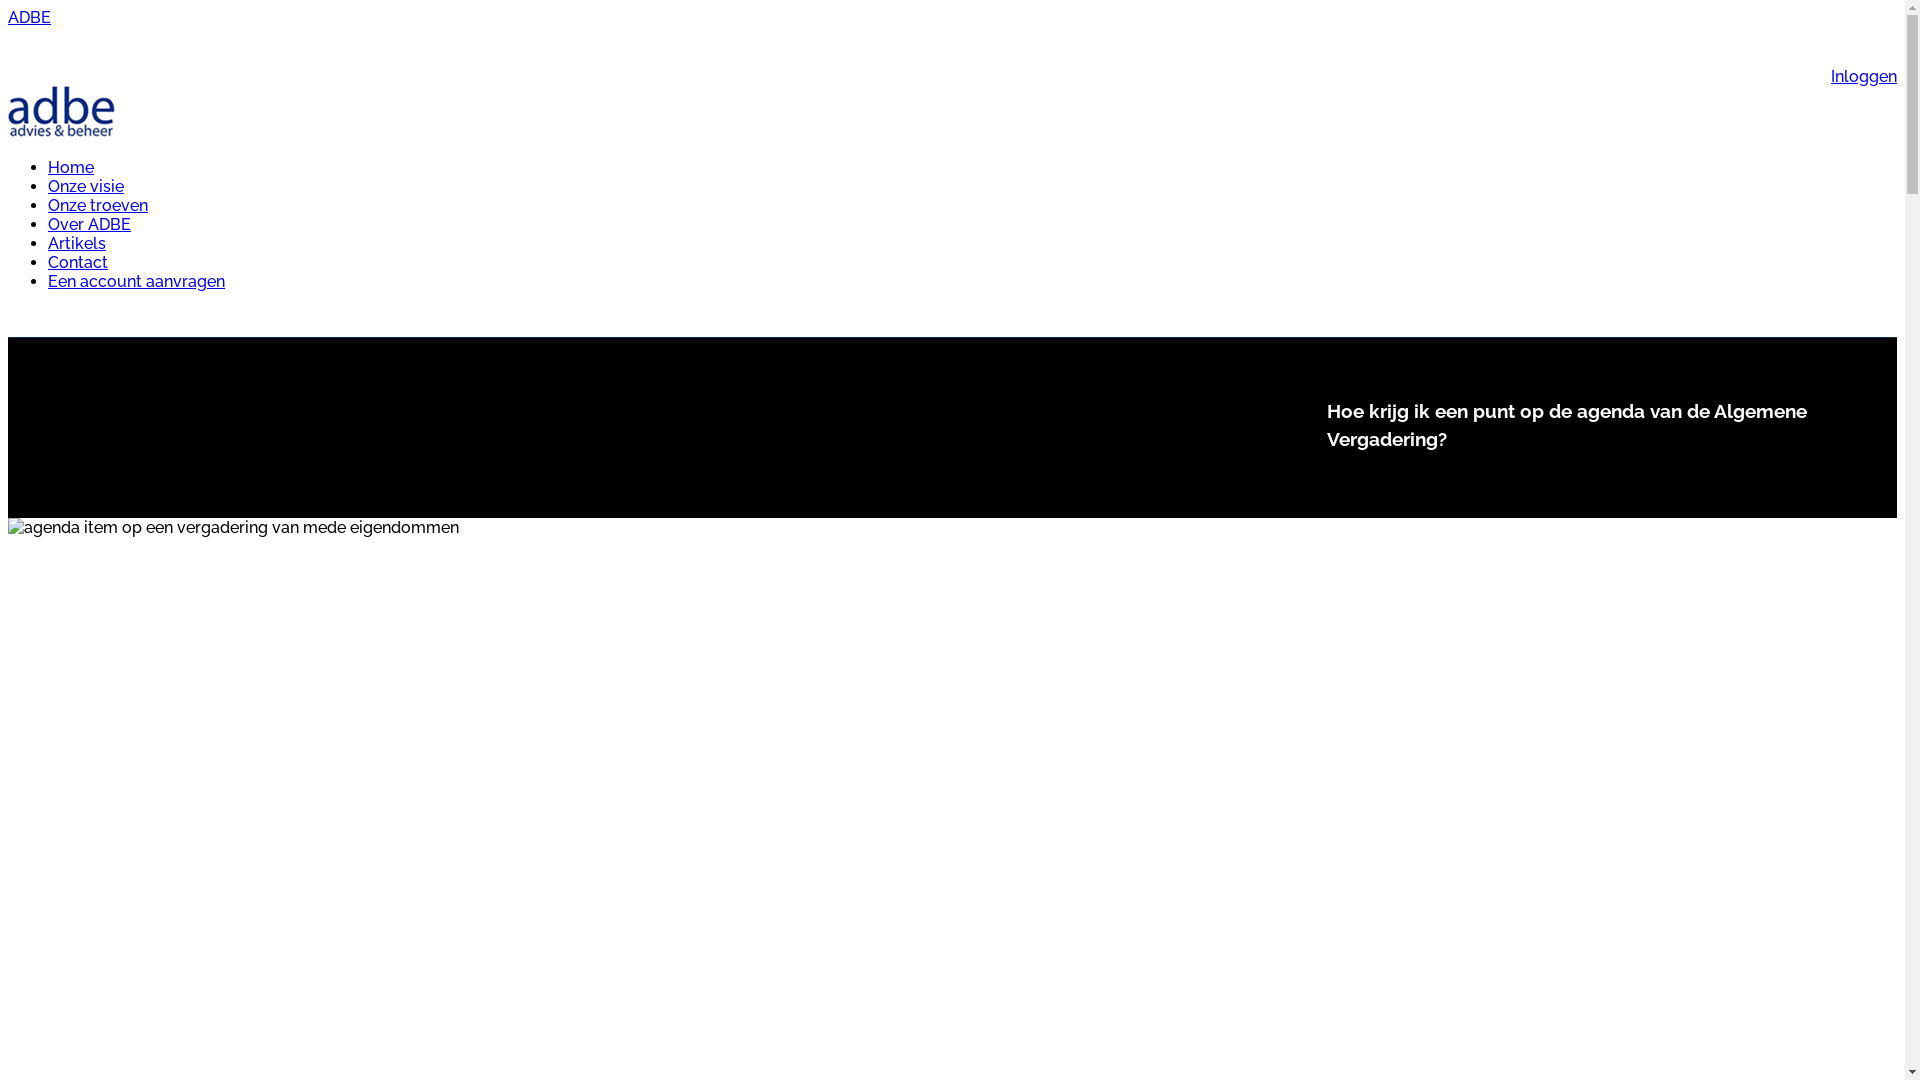 This screenshot has height=1080, width=1920. What do you see at coordinates (71, 166) in the screenshot?
I see `'Home'` at bounding box center [71, 166].